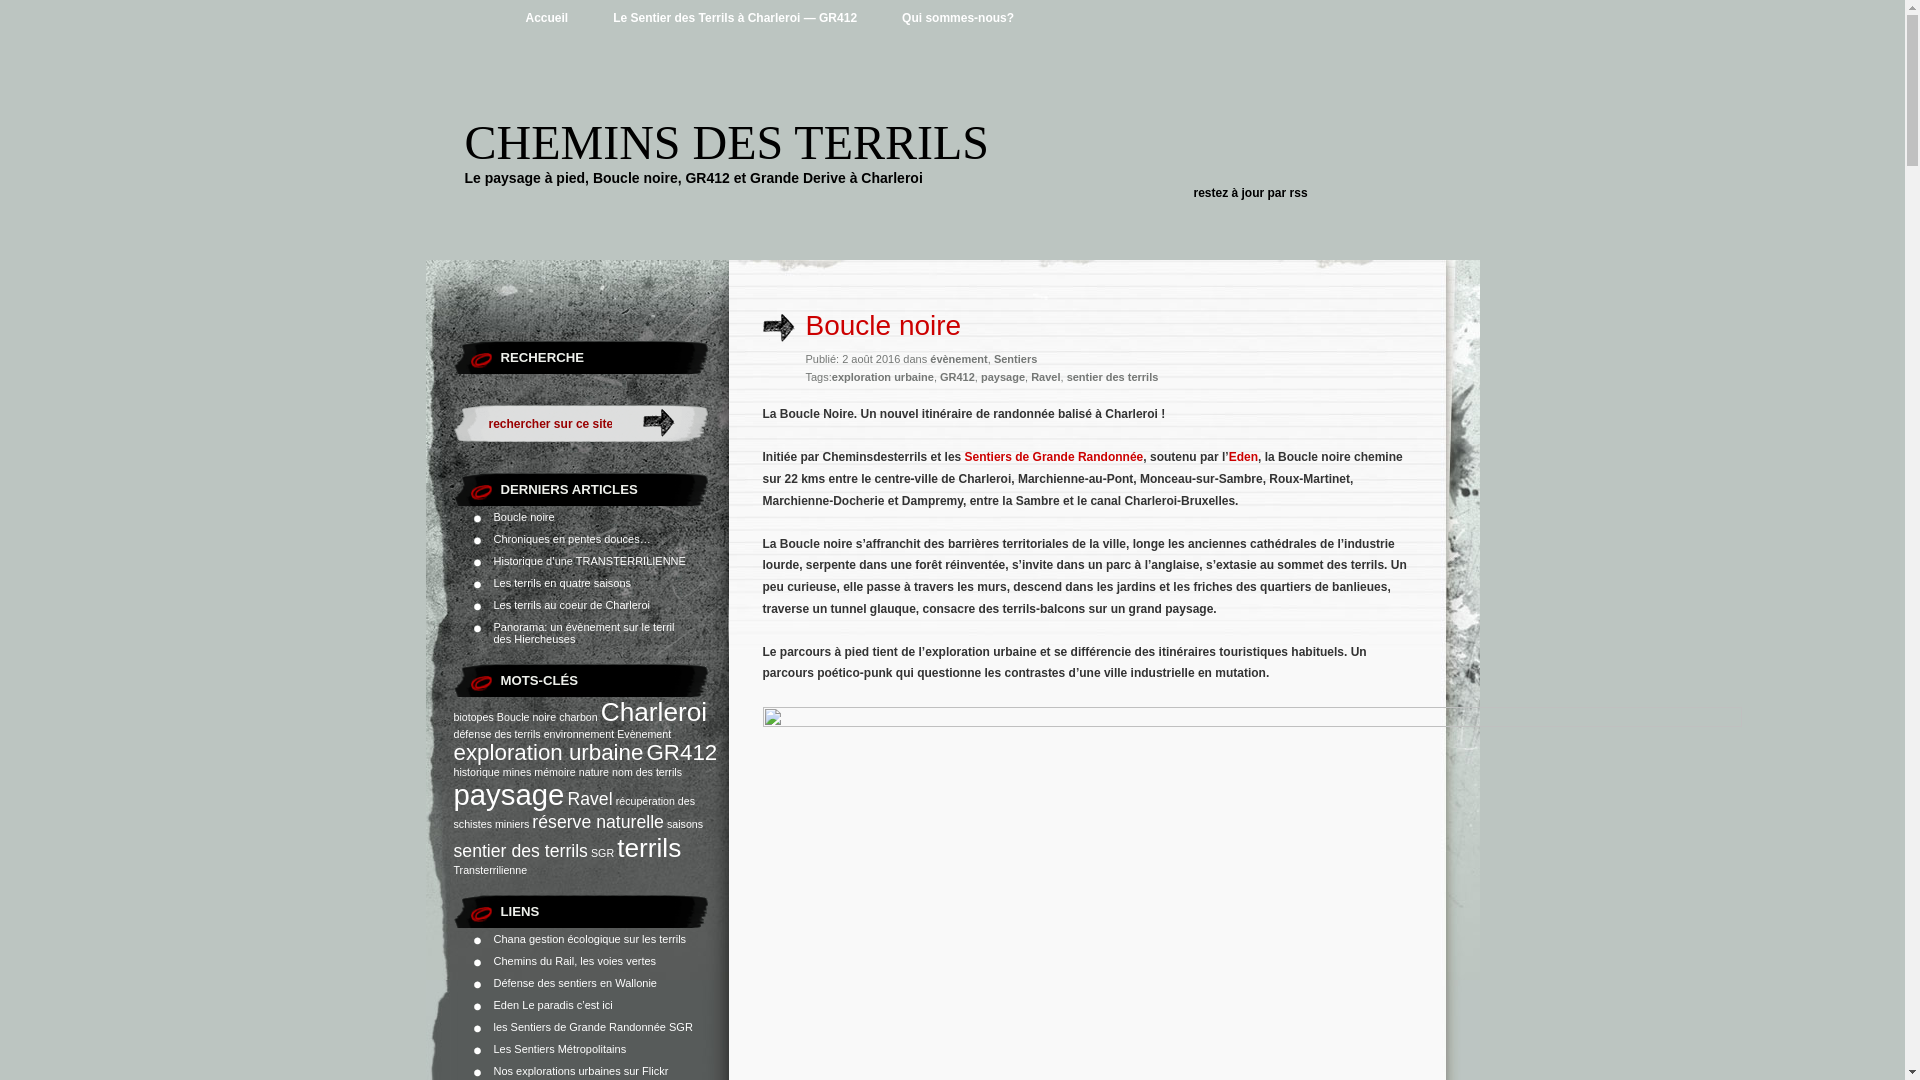 This screenshot has width=1920, height=1080. Describe the element at coordinates (1227, 456) in the screenshot. I see `'Eden'` at that location.